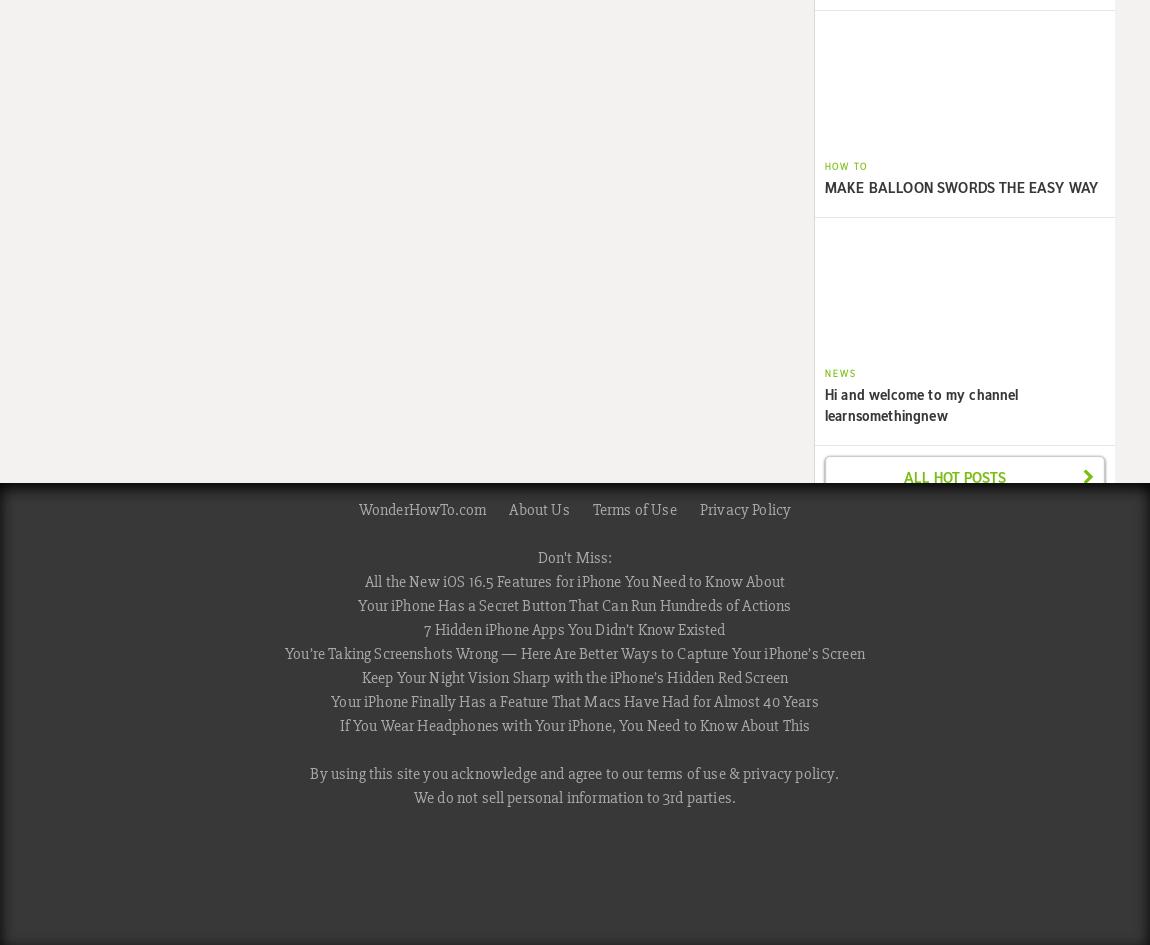 This screenshot has height=945, width=1150. Describe the element at coordinates (632, 507) in the screenshot. I see `'Terms of Use'` at that location.